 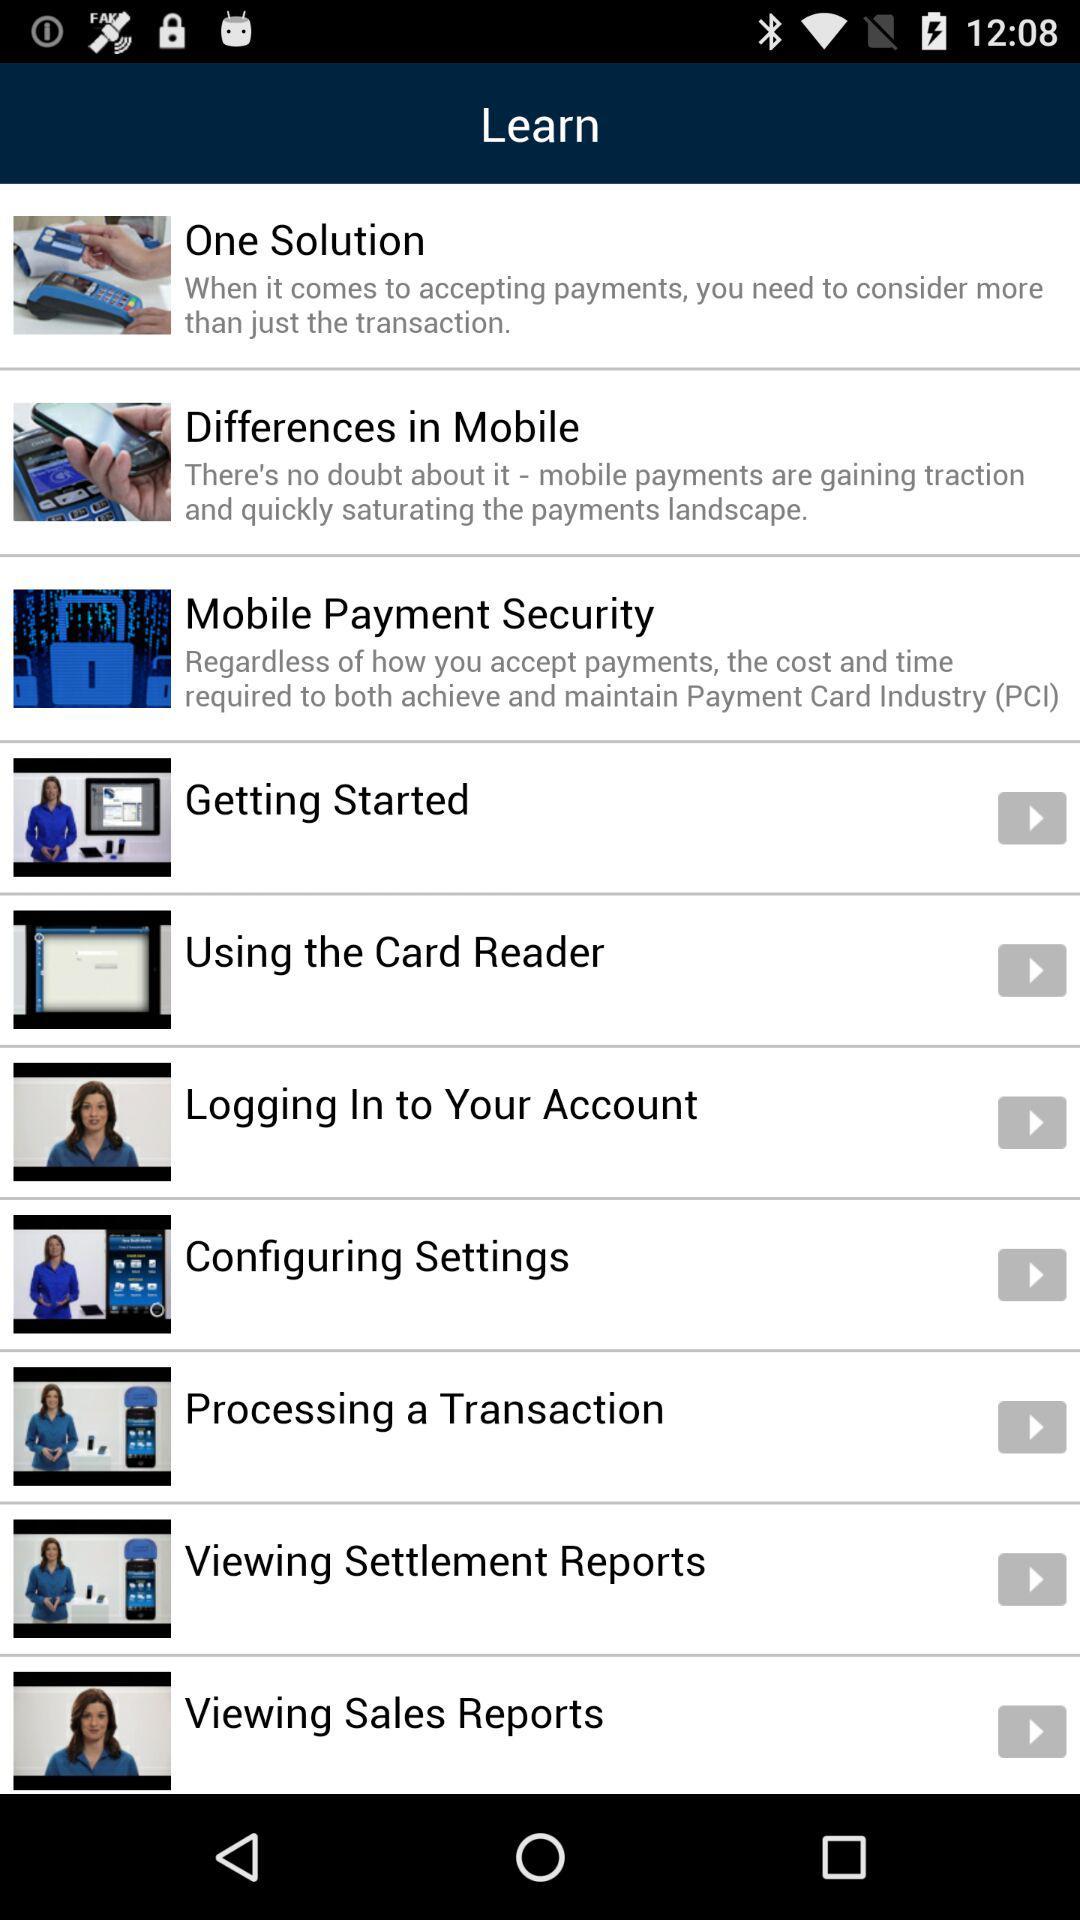 I want to click on the item below configuring settings, so click(x=423, y=1405).